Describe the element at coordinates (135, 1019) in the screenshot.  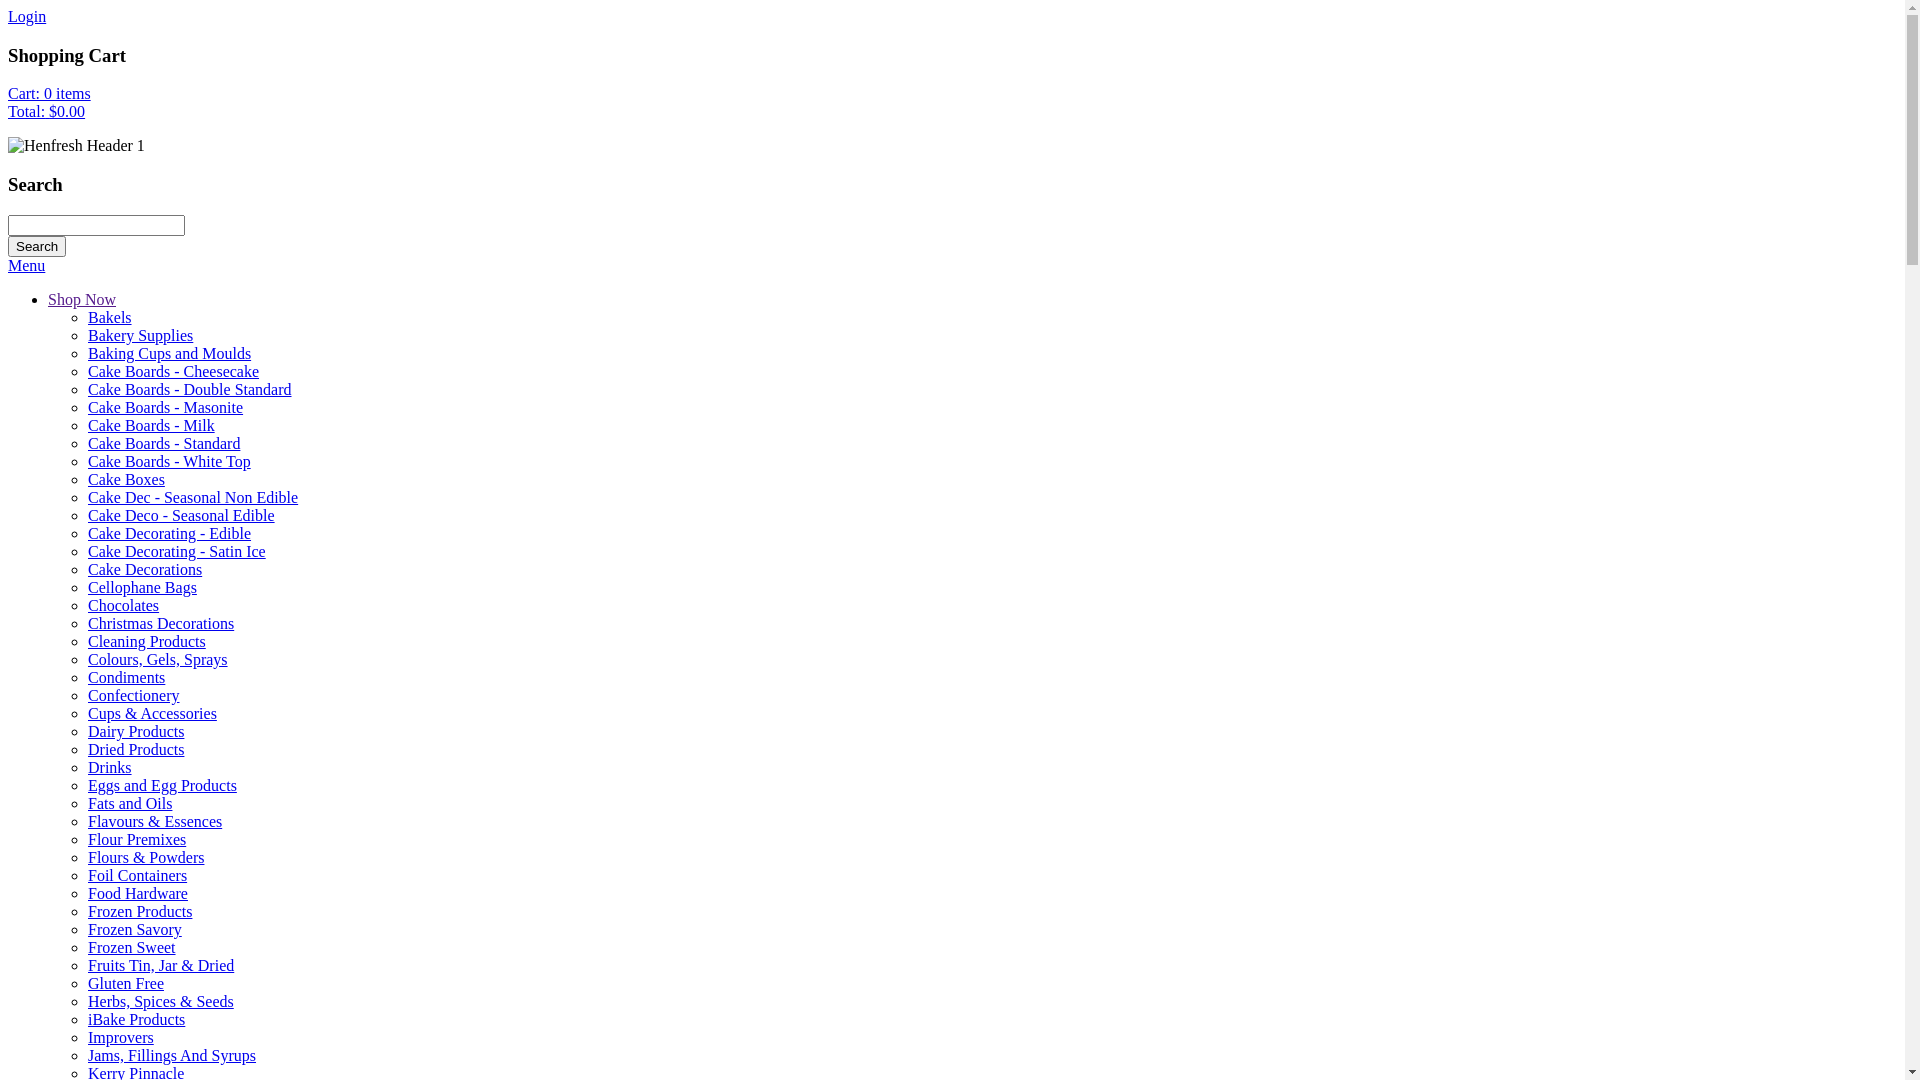
I see `'iBake Products'` at that location.